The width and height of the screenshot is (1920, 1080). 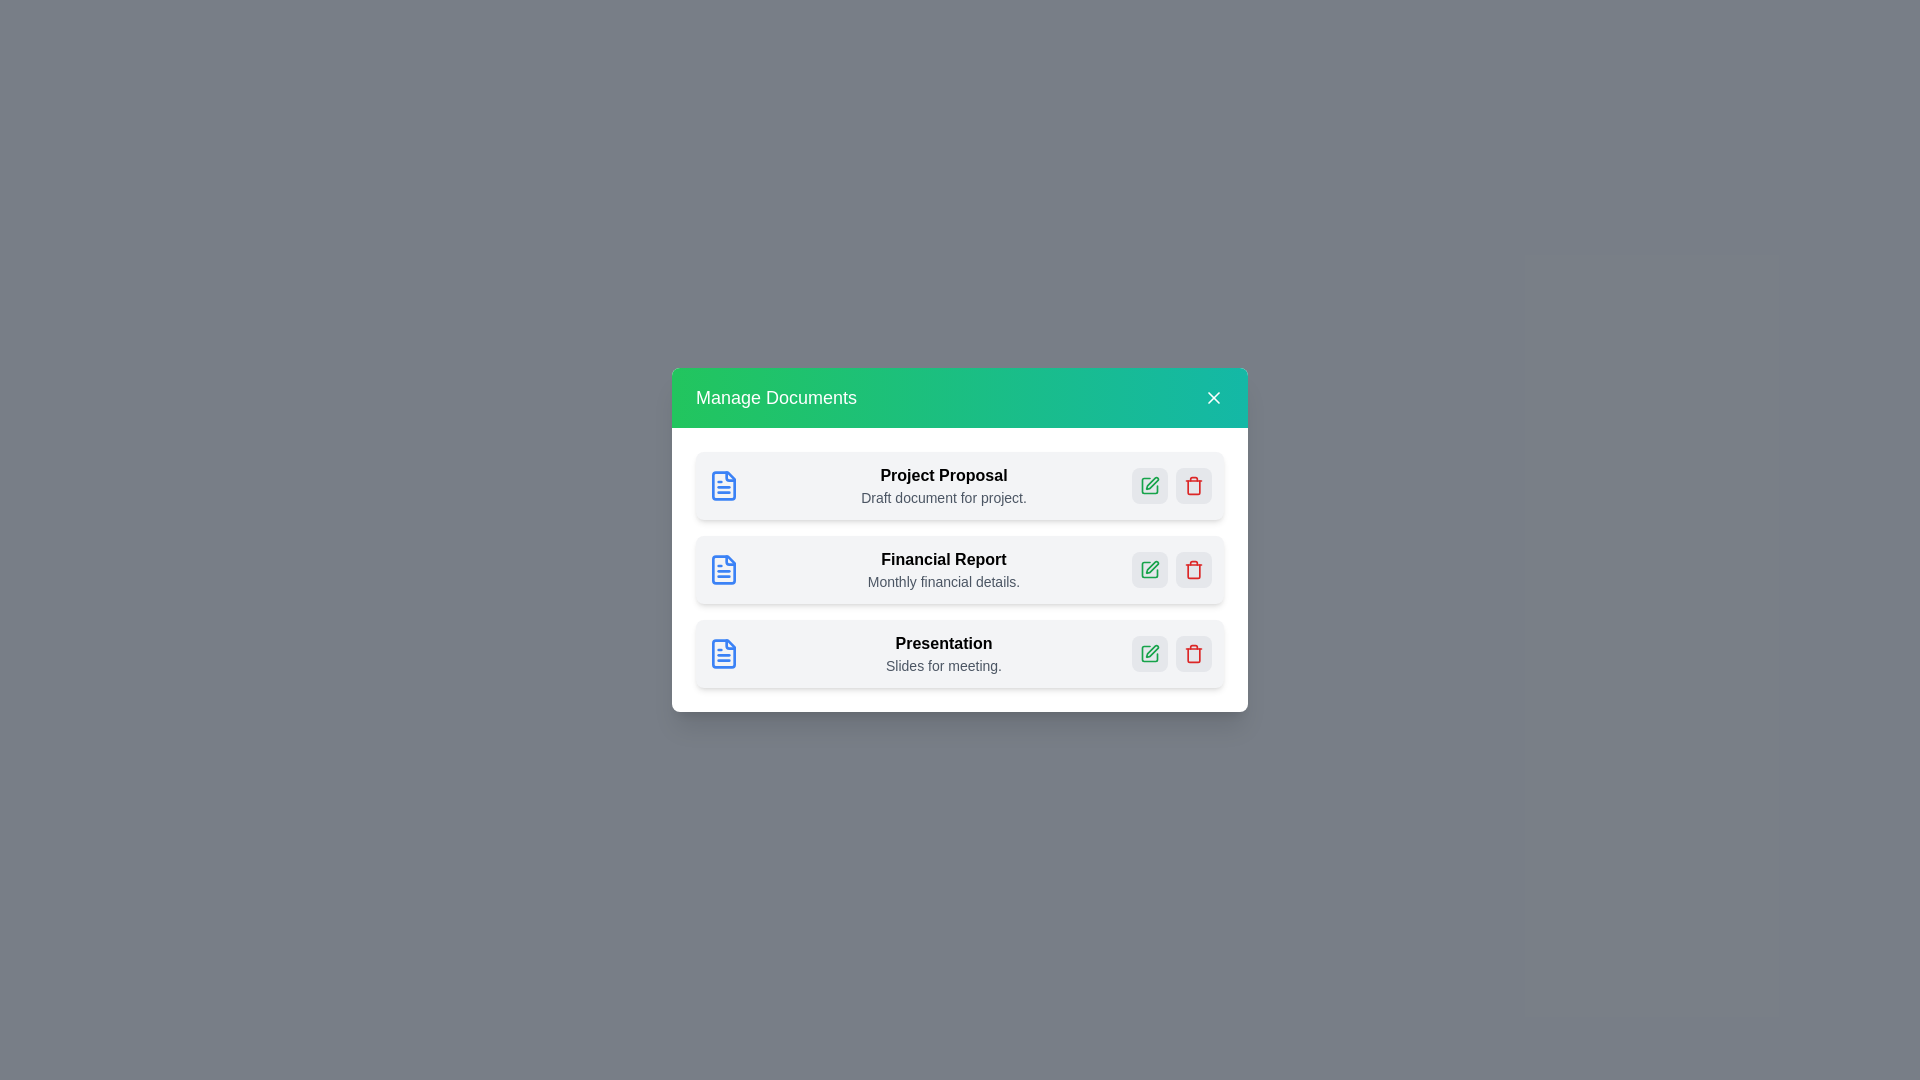 What do you see at coordinates (1150, 654) in the screenshot?
I see `edit button for the document named Presentation` at bounding box center [1150, 654].